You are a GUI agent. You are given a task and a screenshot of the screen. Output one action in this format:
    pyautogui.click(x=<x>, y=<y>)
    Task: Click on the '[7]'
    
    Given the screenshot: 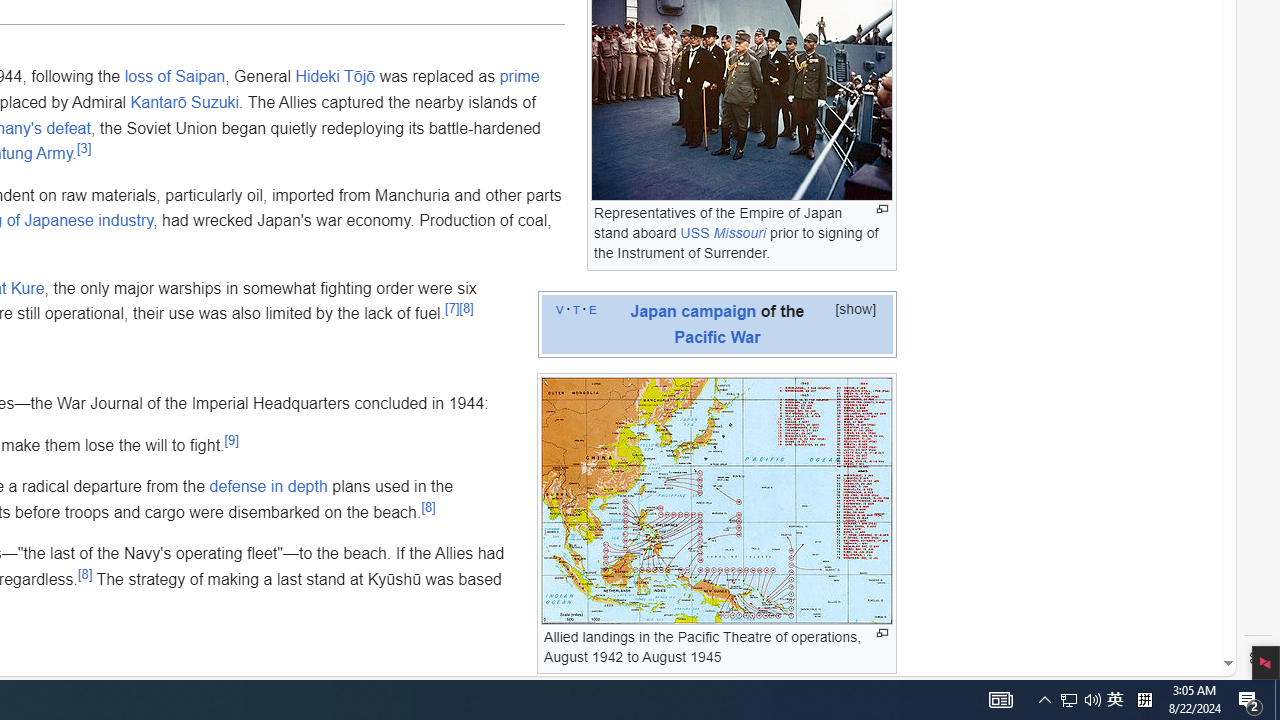 What is the action you would take?
    pyautogui.click(x=451, y=308)
    